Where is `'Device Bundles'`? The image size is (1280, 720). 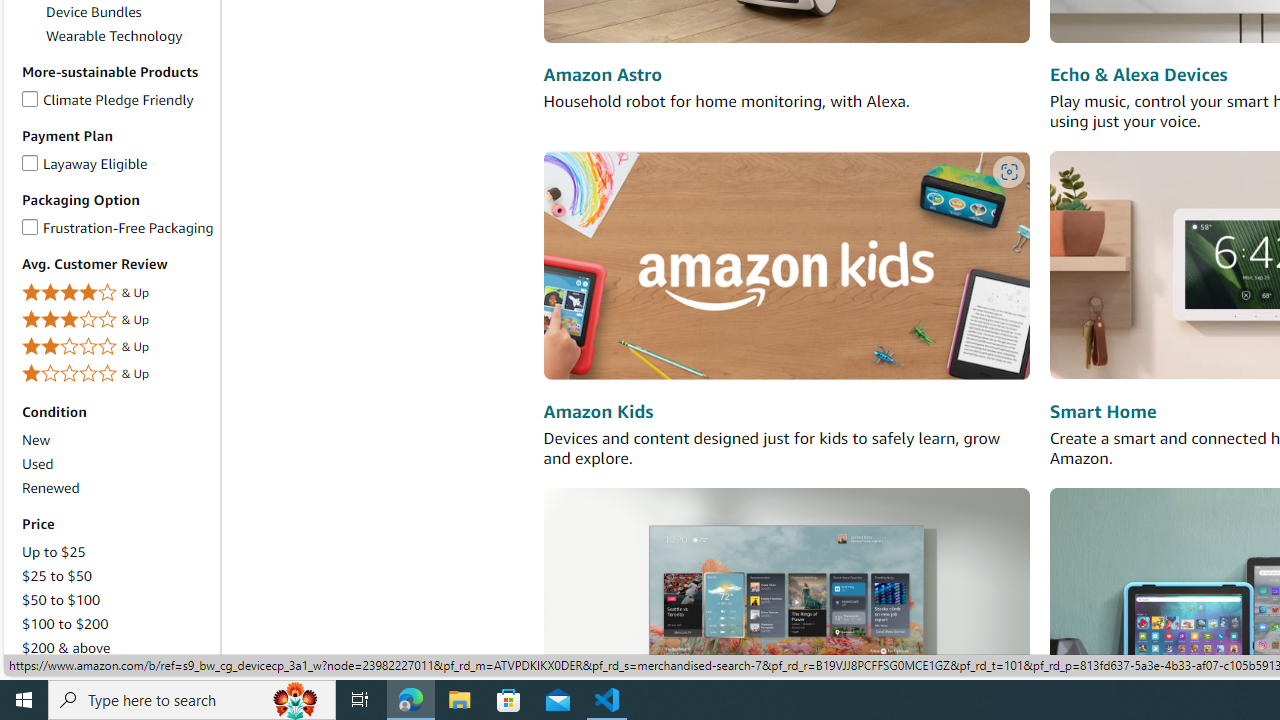 'Device Bundles' is located at coordinates (93, 11).